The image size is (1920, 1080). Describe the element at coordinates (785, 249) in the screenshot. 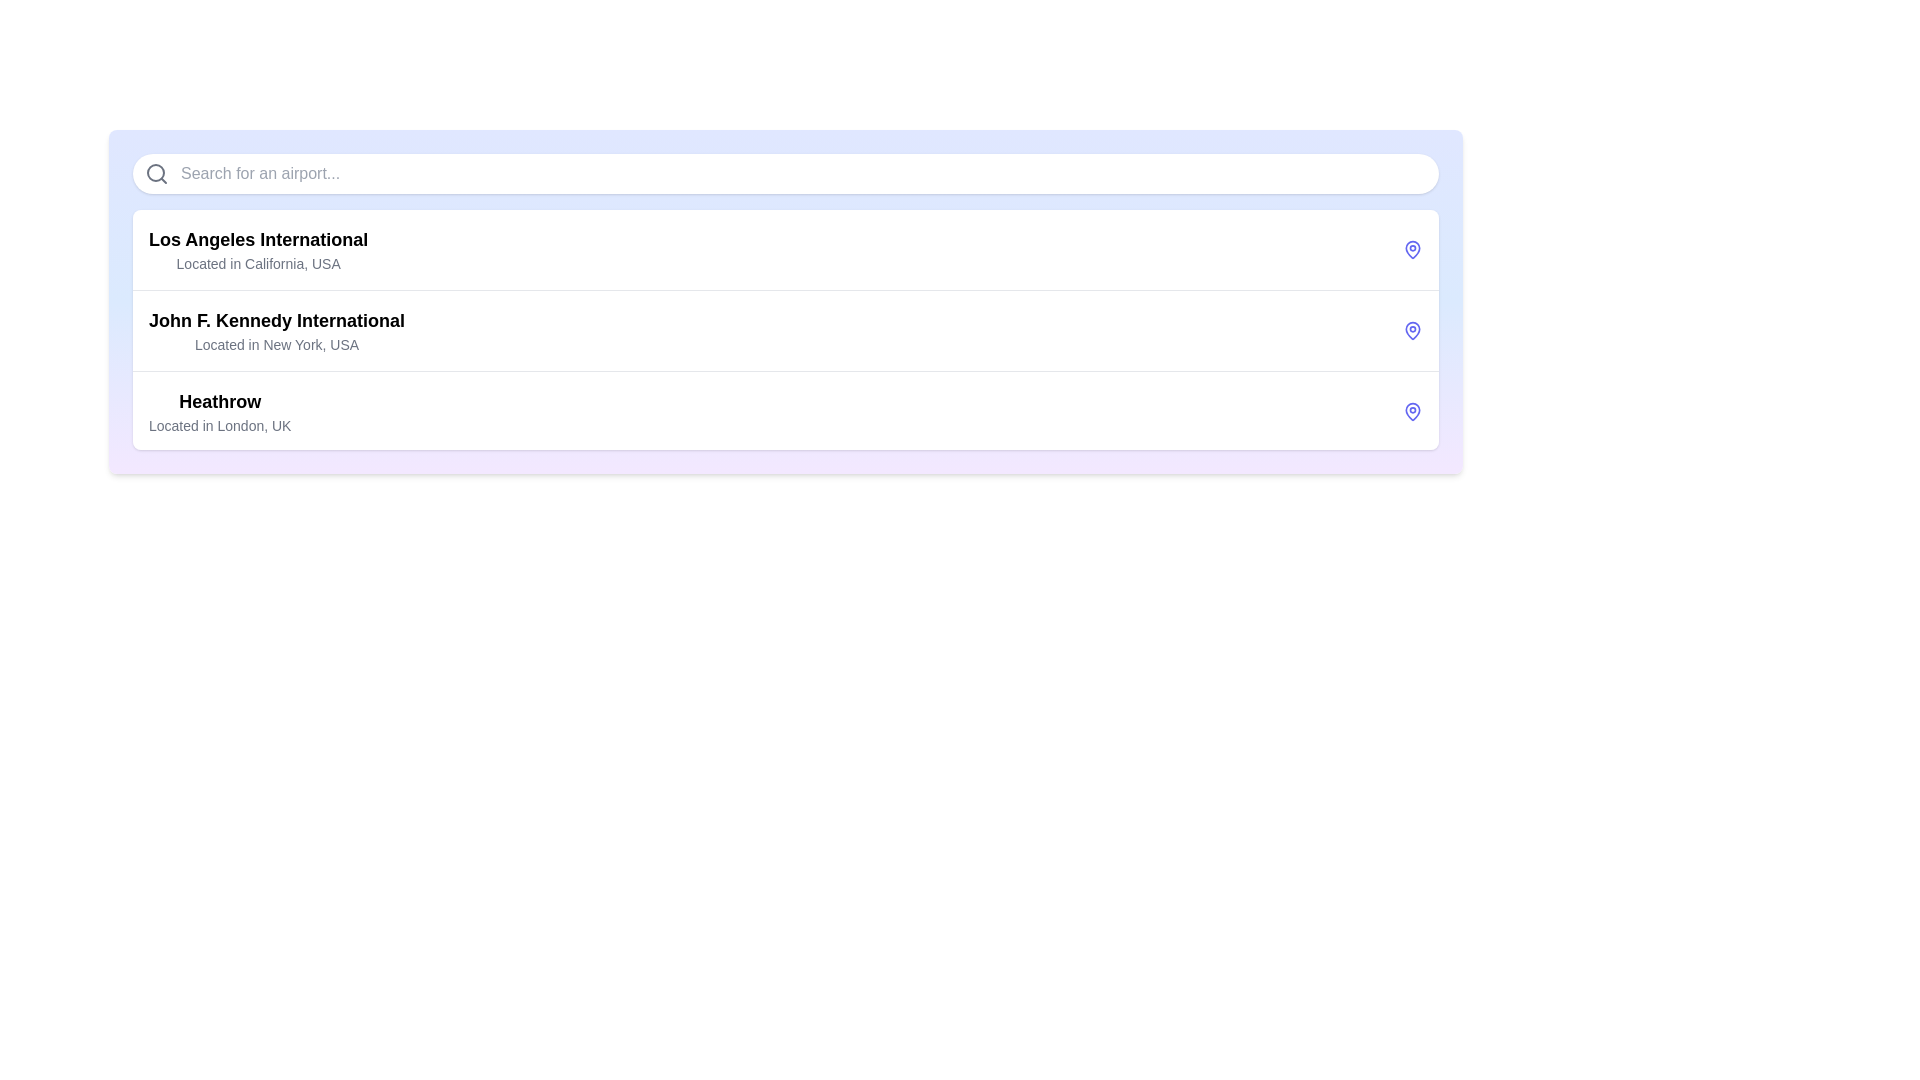

I see `the first list item displaying the name and description of the Los Angeles International airport` at that location.